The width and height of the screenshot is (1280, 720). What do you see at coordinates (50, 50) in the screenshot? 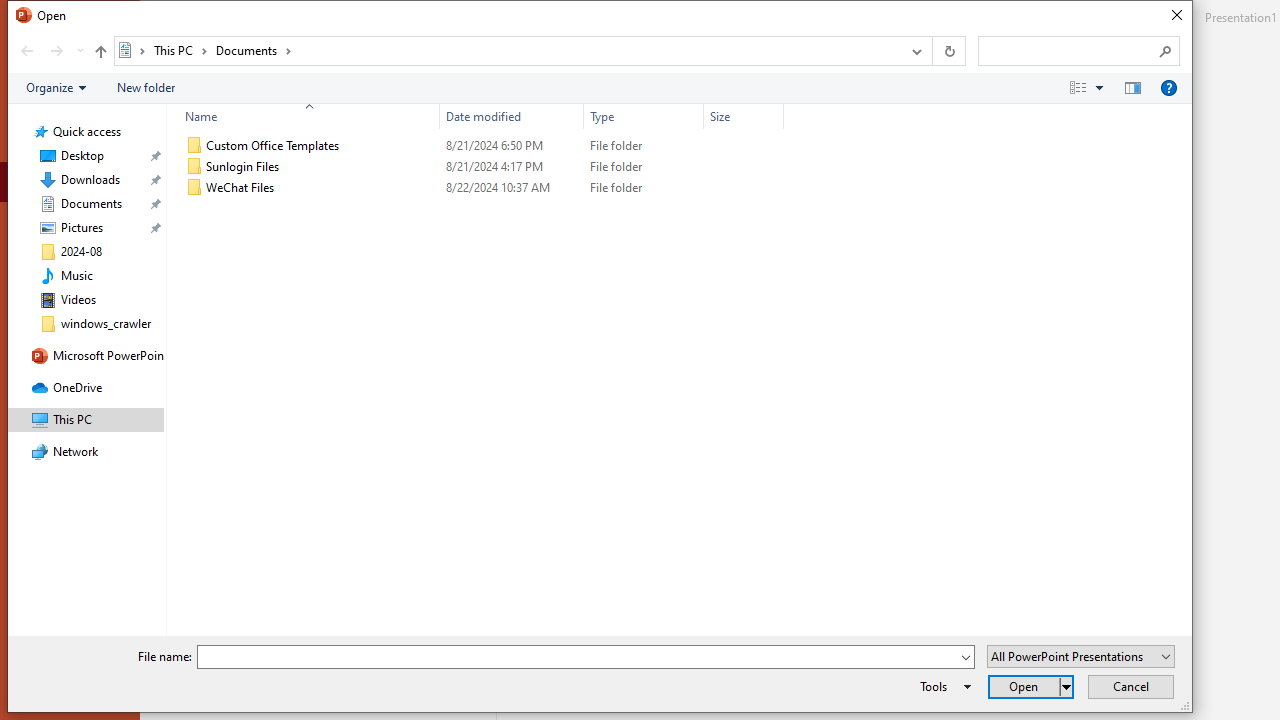
I see `'Navigation buttons'` at bounding box center [50, 50].